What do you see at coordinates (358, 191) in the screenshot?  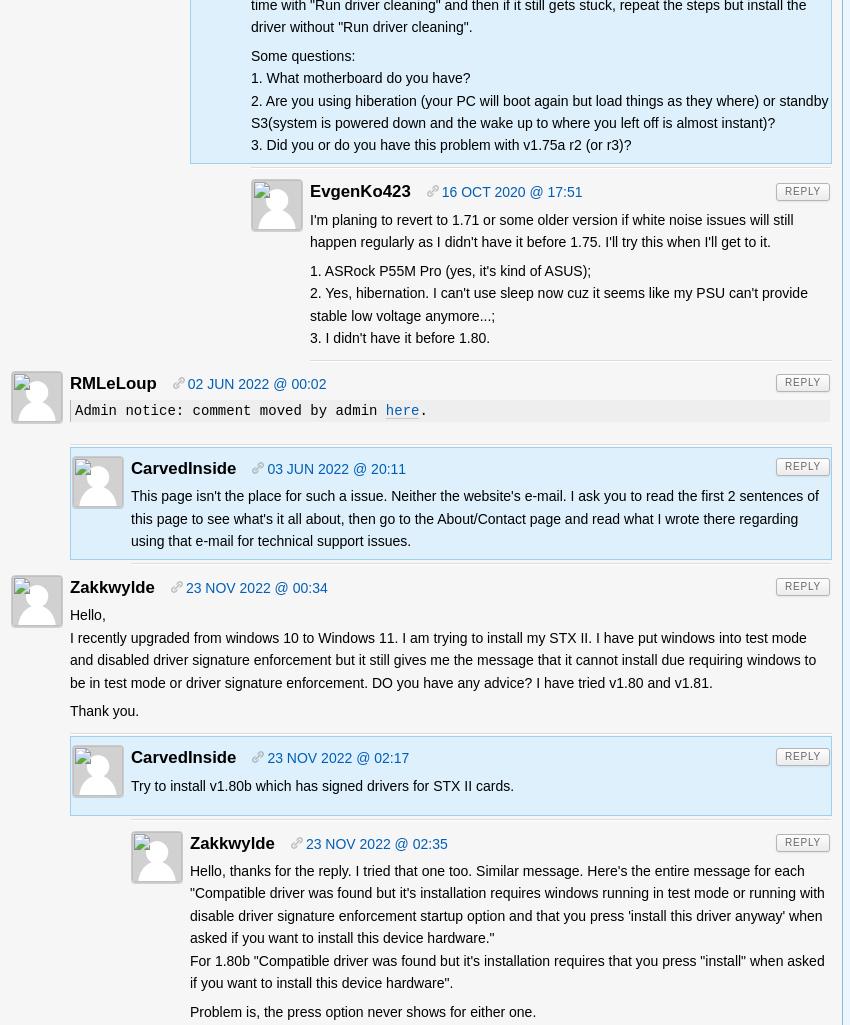 I see `'EvgenKo423'` at bounding box center [358, 191].